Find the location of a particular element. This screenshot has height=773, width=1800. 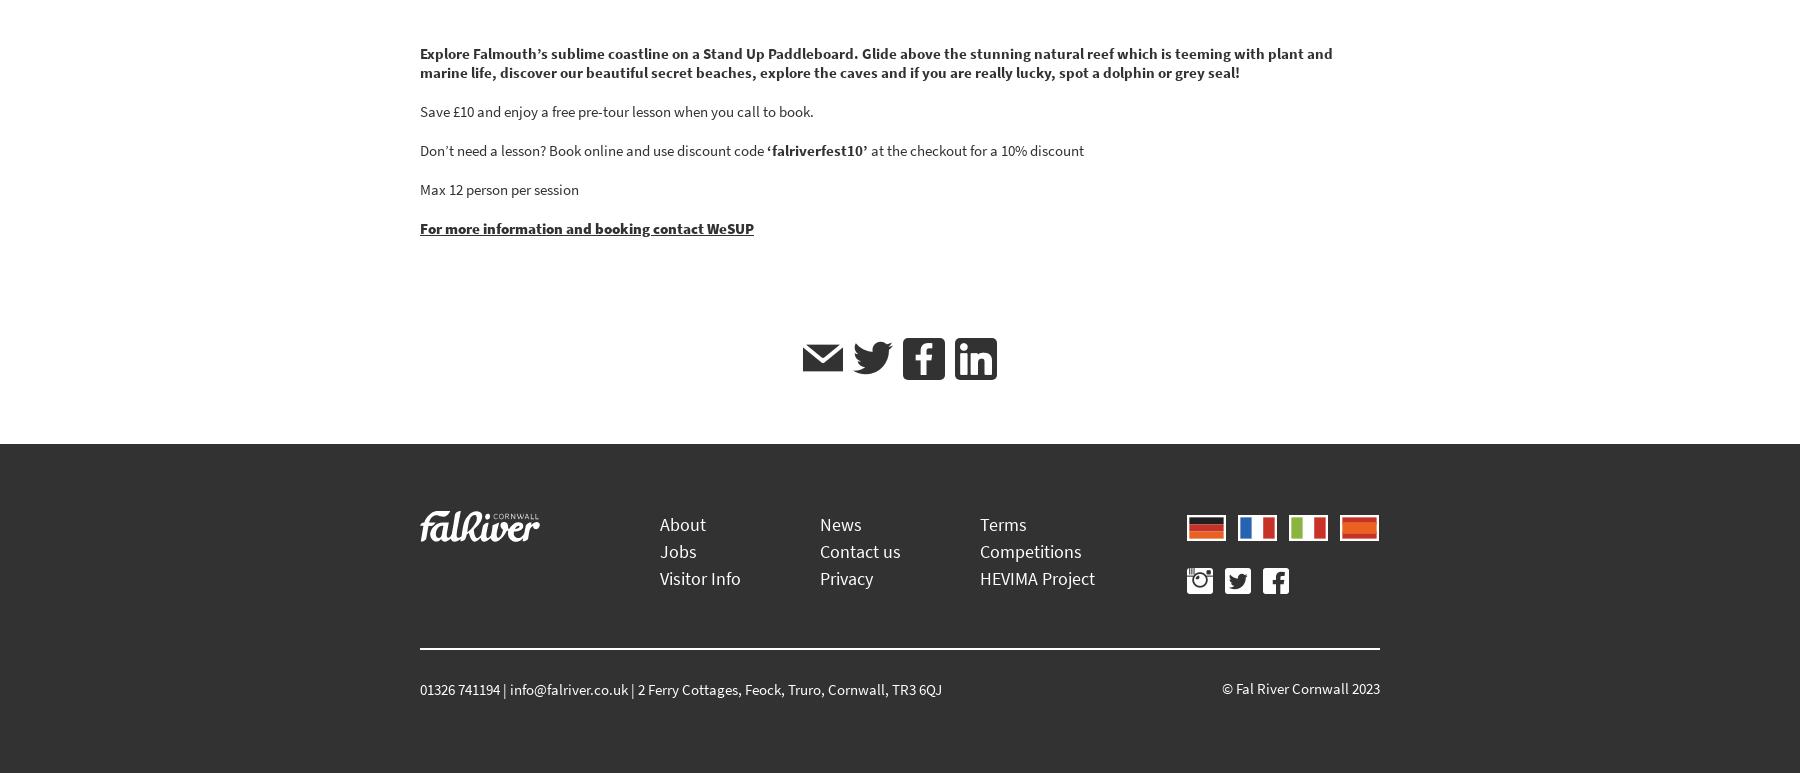

'For more information and booking contact WeSUP' is located at coordinates (586, 228).